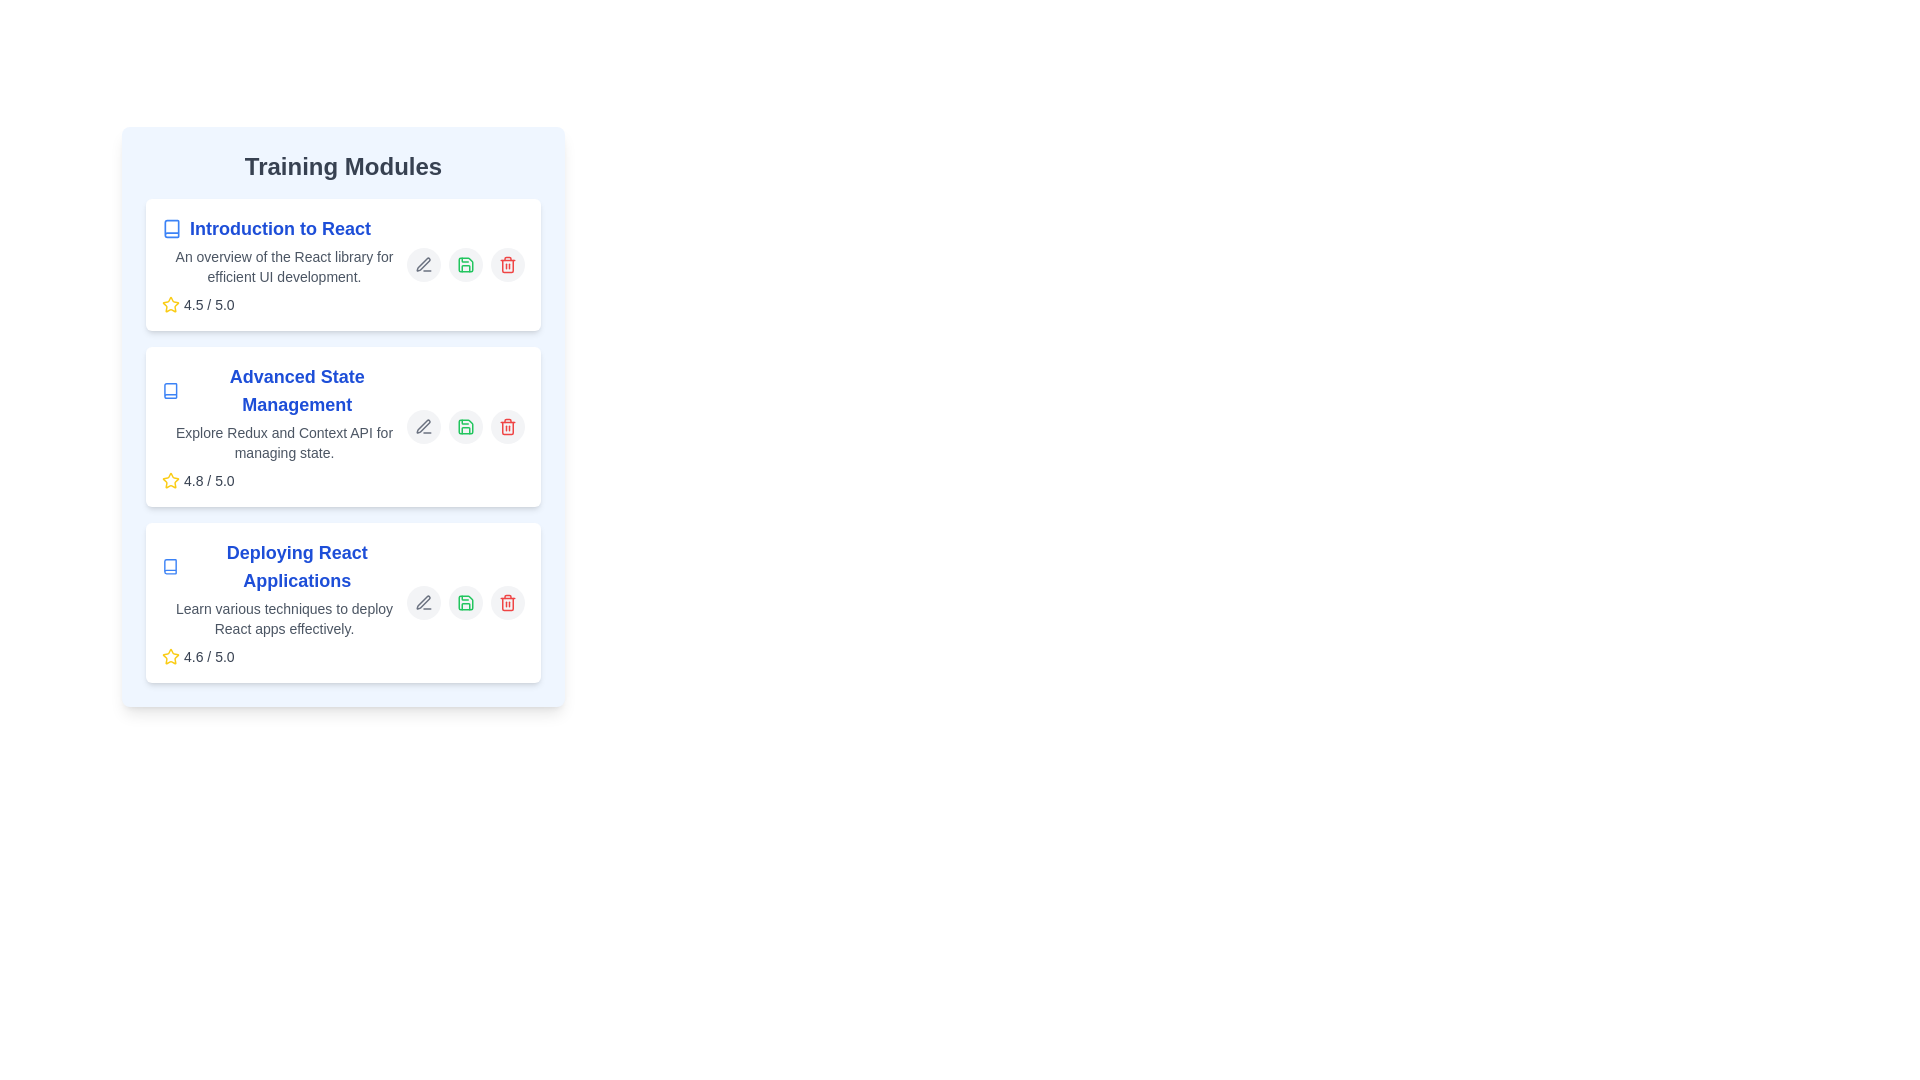  I want to click on the text block that describes 'Learn various techniques to deploy React apps effectively.' This text is styled in gray, smaller font and is positioned below the bold, blue title 'Deploying React Applications', so click(283, 617).